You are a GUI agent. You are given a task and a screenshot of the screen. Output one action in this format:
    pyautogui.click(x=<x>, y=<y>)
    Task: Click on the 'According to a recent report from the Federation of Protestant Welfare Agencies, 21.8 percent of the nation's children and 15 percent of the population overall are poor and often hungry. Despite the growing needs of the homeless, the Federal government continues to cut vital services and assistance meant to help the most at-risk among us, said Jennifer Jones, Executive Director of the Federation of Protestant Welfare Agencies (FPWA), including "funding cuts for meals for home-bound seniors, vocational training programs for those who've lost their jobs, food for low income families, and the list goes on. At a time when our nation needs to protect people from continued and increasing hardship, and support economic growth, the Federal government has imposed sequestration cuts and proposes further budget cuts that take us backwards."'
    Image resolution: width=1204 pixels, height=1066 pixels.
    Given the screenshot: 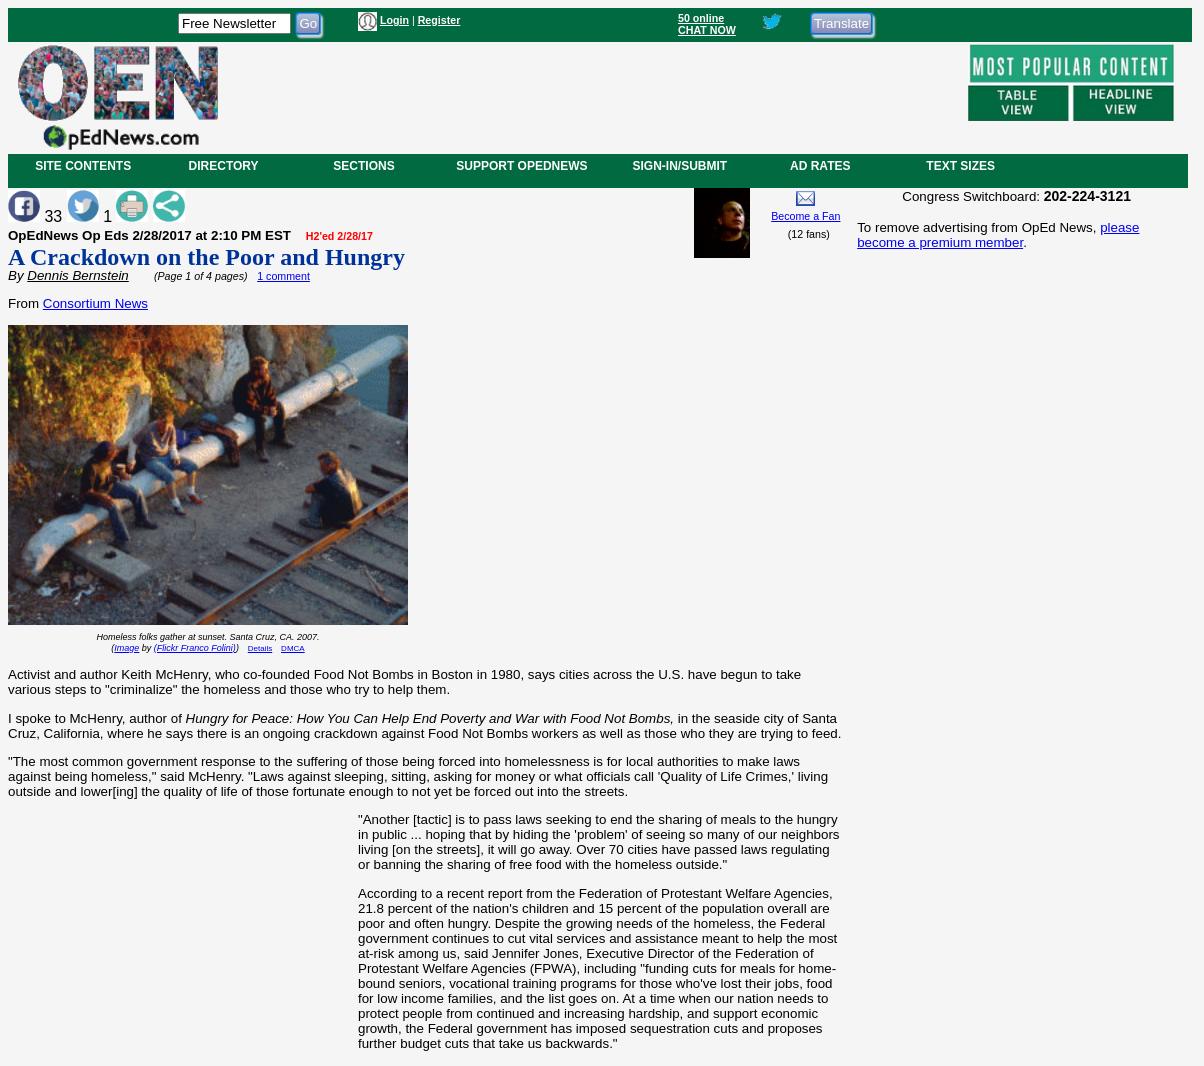 What is the action you would take?
    pyautogui.click(x=357, y=967)
    